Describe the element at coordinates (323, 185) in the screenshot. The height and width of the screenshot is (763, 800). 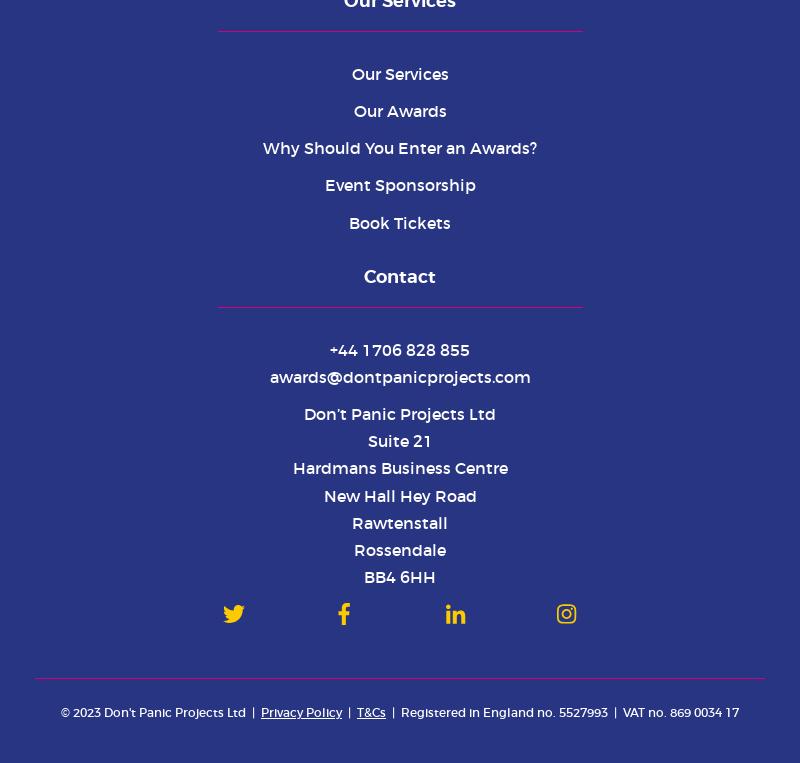
I see `'Event Sponsorship'` at that location.